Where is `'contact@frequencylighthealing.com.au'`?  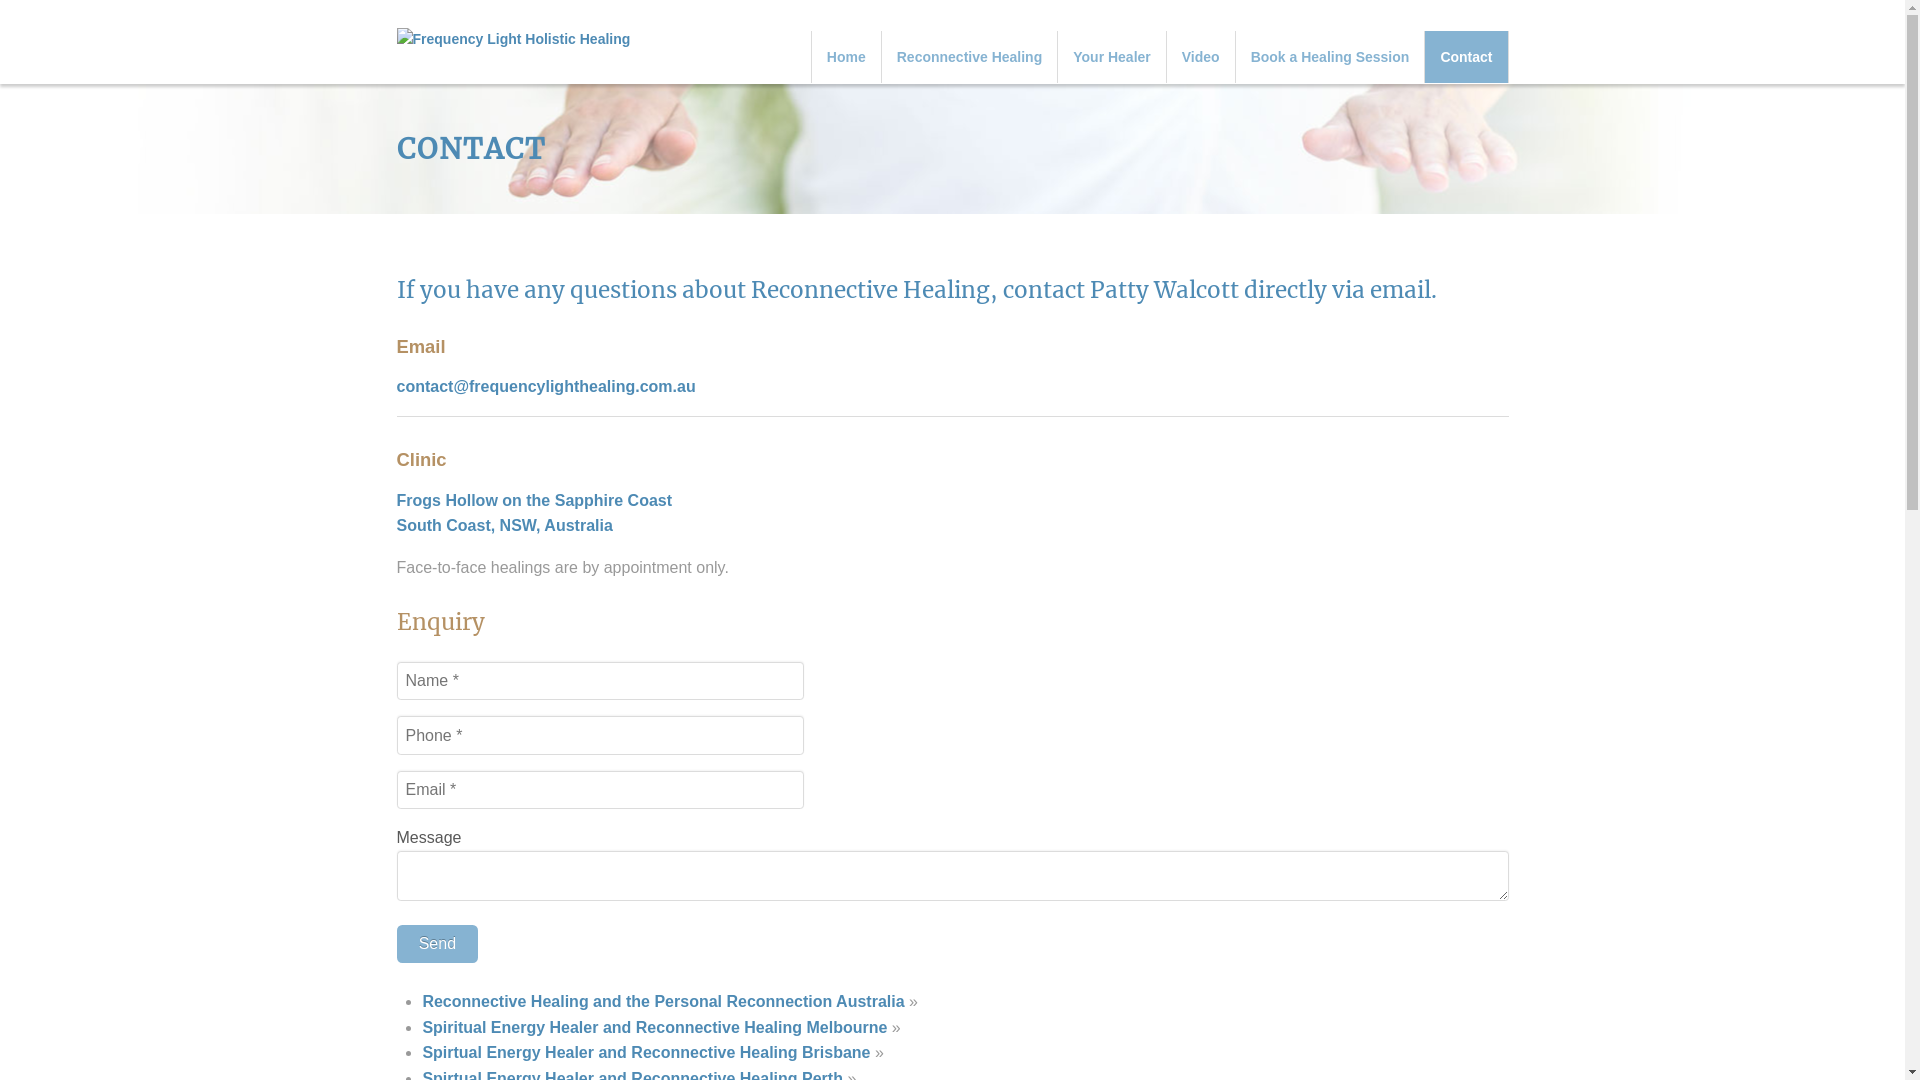 'contact@frequencylighthealing.com.au' is located at coordinates (545, 386).